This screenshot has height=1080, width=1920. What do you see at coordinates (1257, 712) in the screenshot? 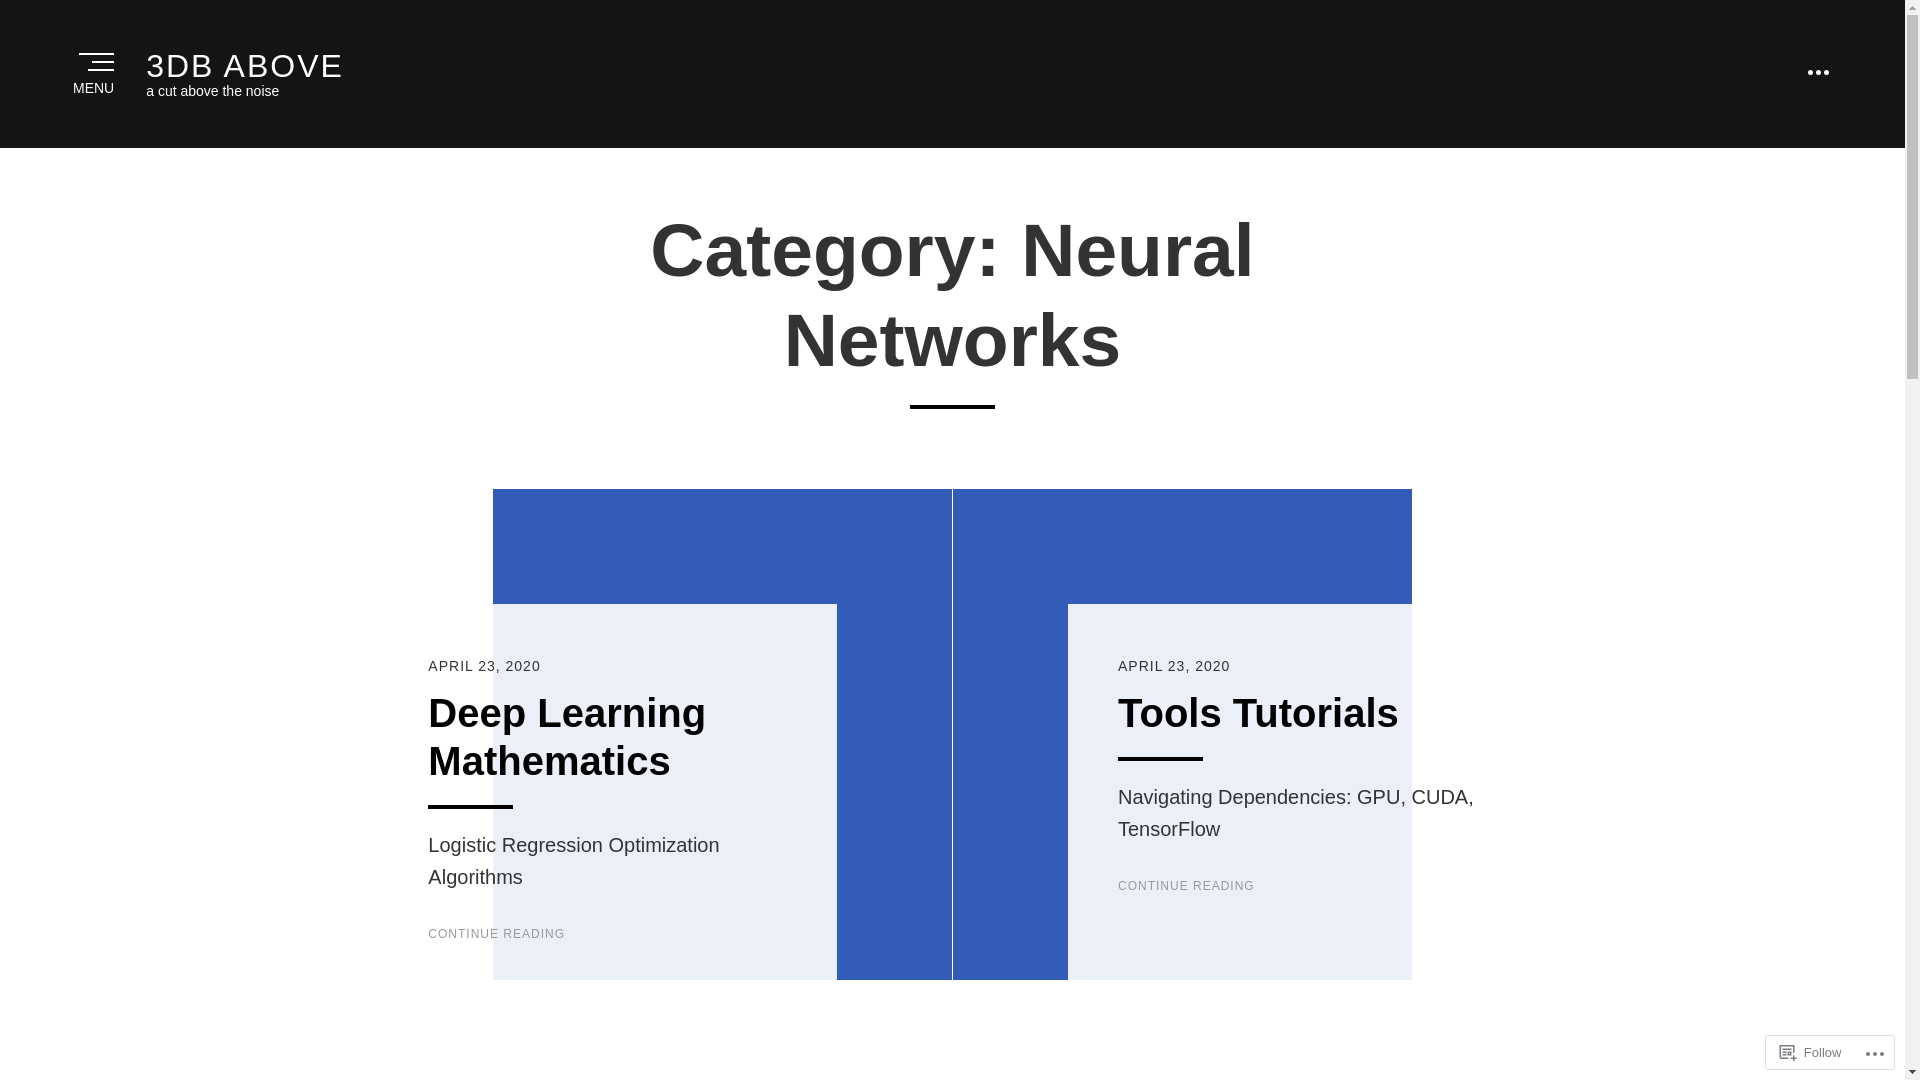
I see `'Tools Tutorials'` at bounding box center [1257, 712].